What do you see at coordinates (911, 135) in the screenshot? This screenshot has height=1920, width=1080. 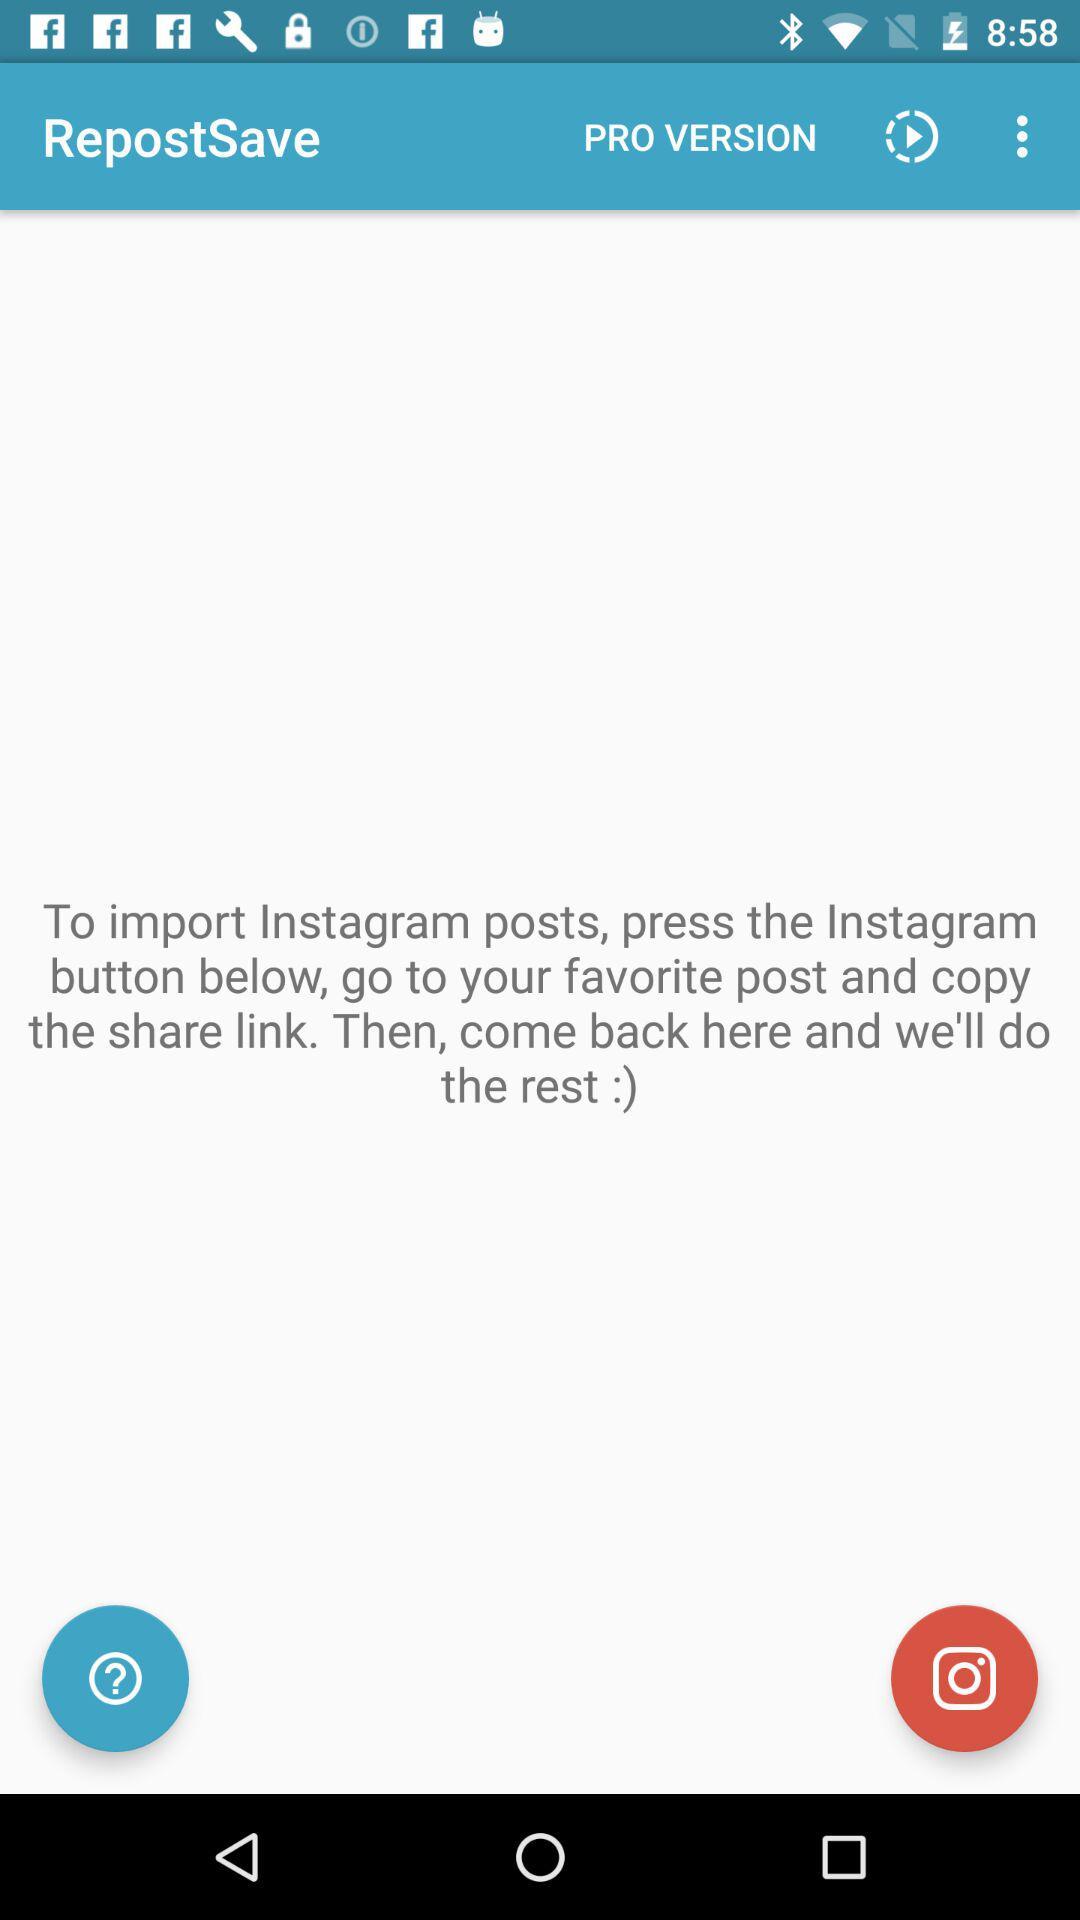 I see `item next to pro version icon` at bounding box center [911, 135].